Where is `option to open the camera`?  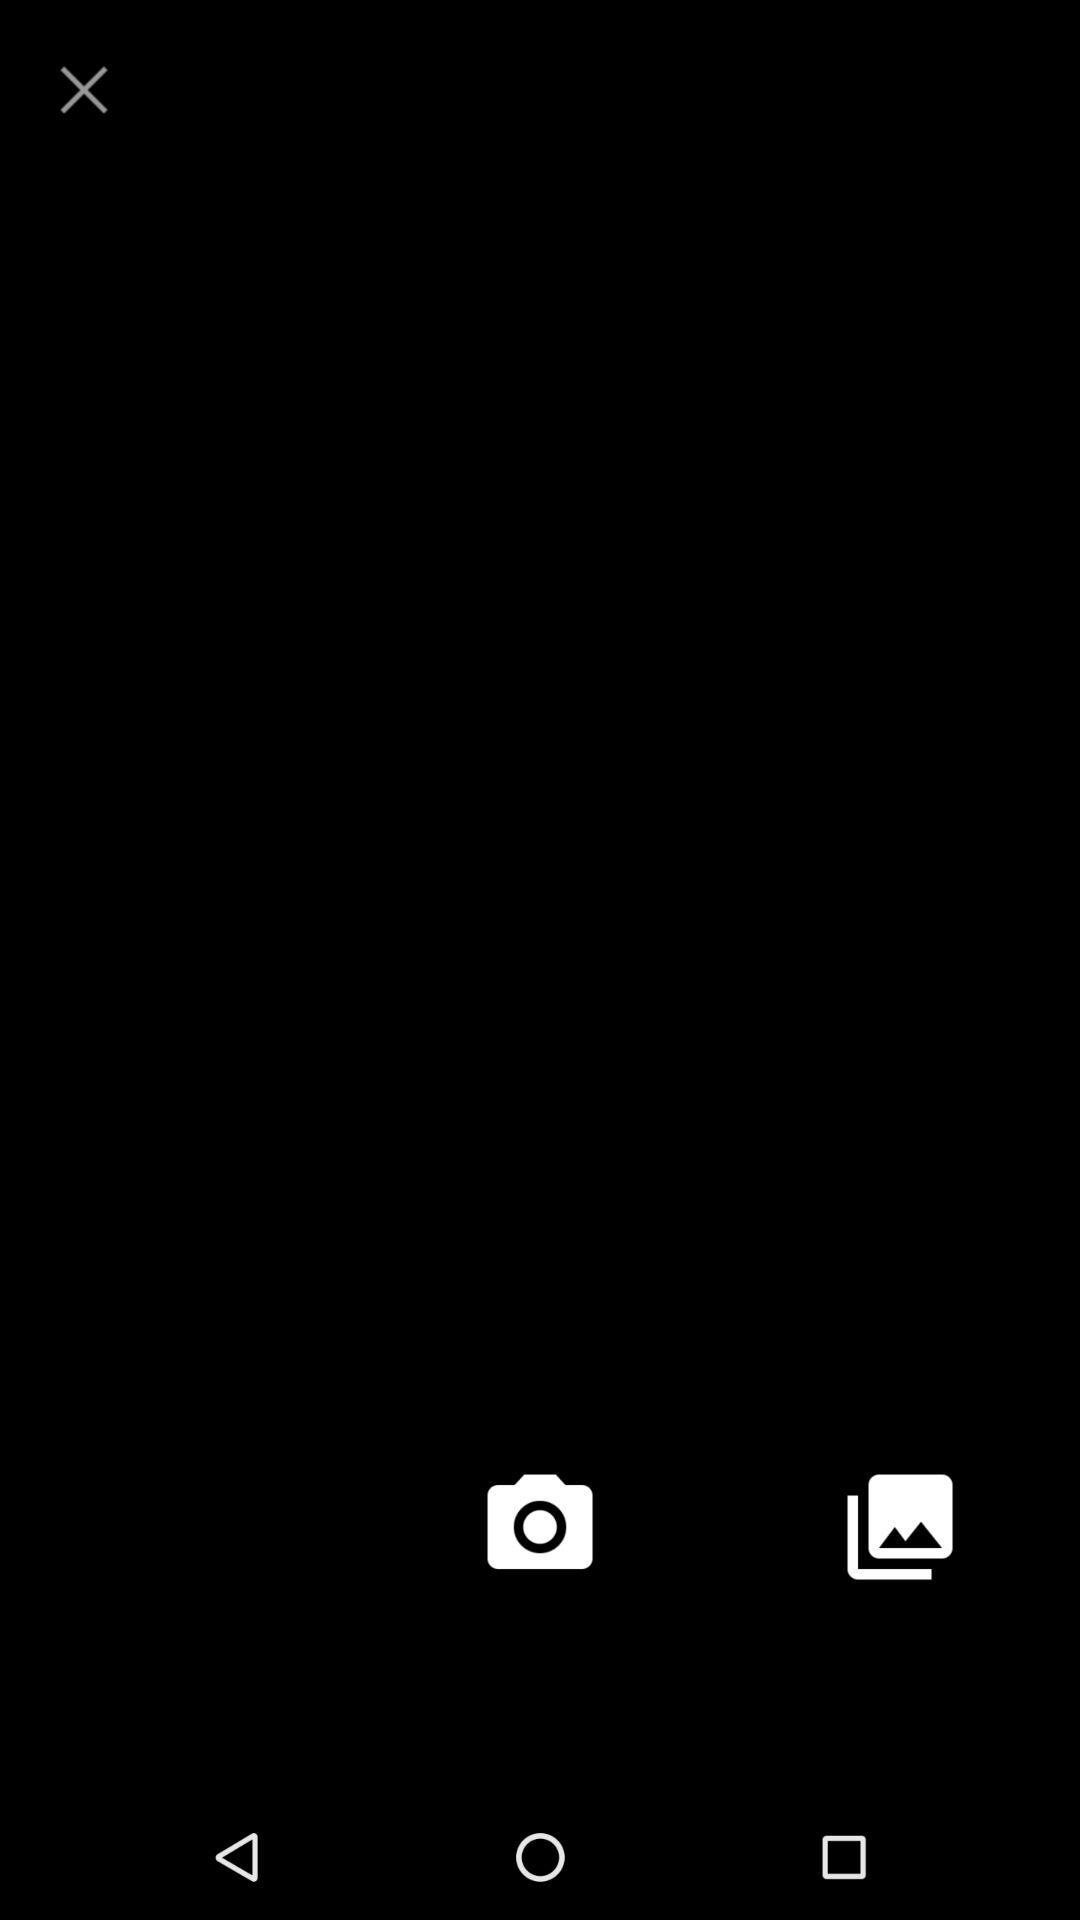
option to open the camera is located at coordinates (540, 1525).